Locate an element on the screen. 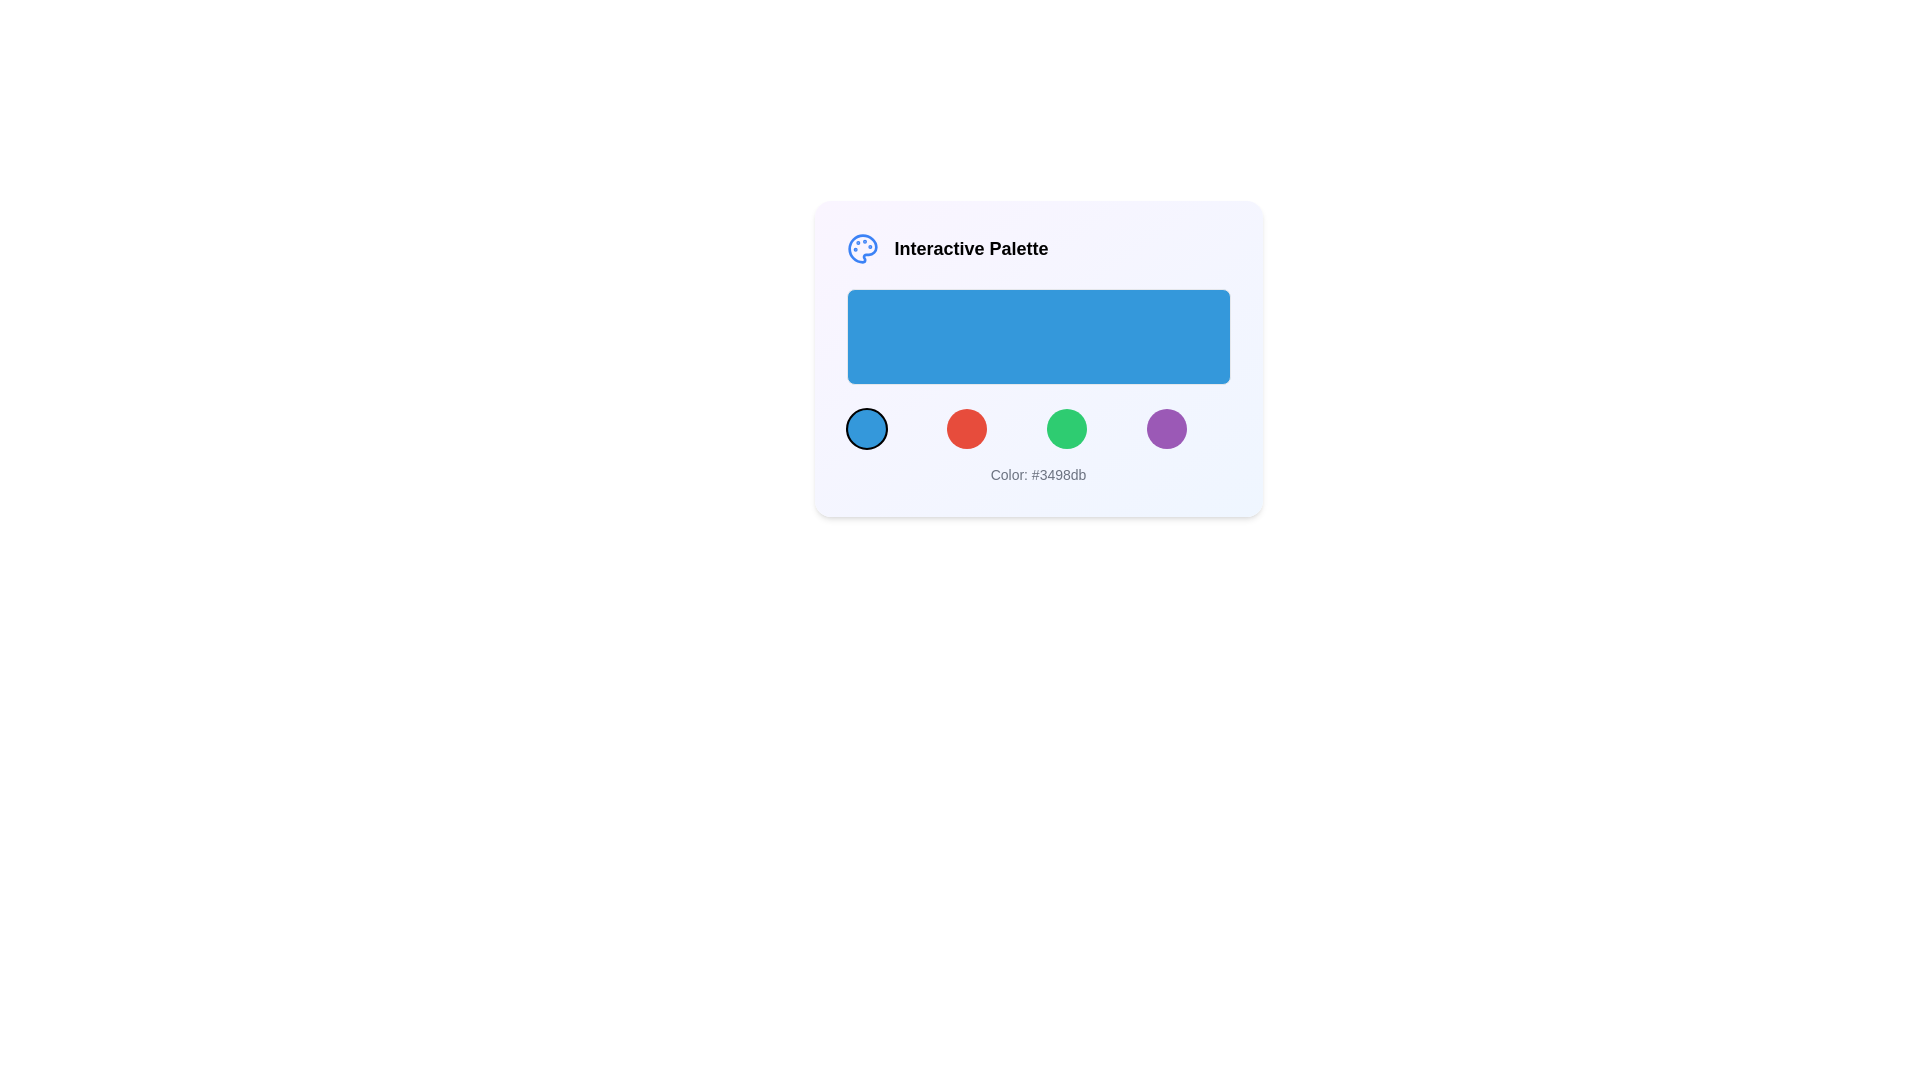 The width and height of the screenshot is (1920, 1080). the painter's palette icon located within the 'Interactive Palette' card, which is styled with a blue outline and contains multiple small circular elements is located at coordinates (862, 248).